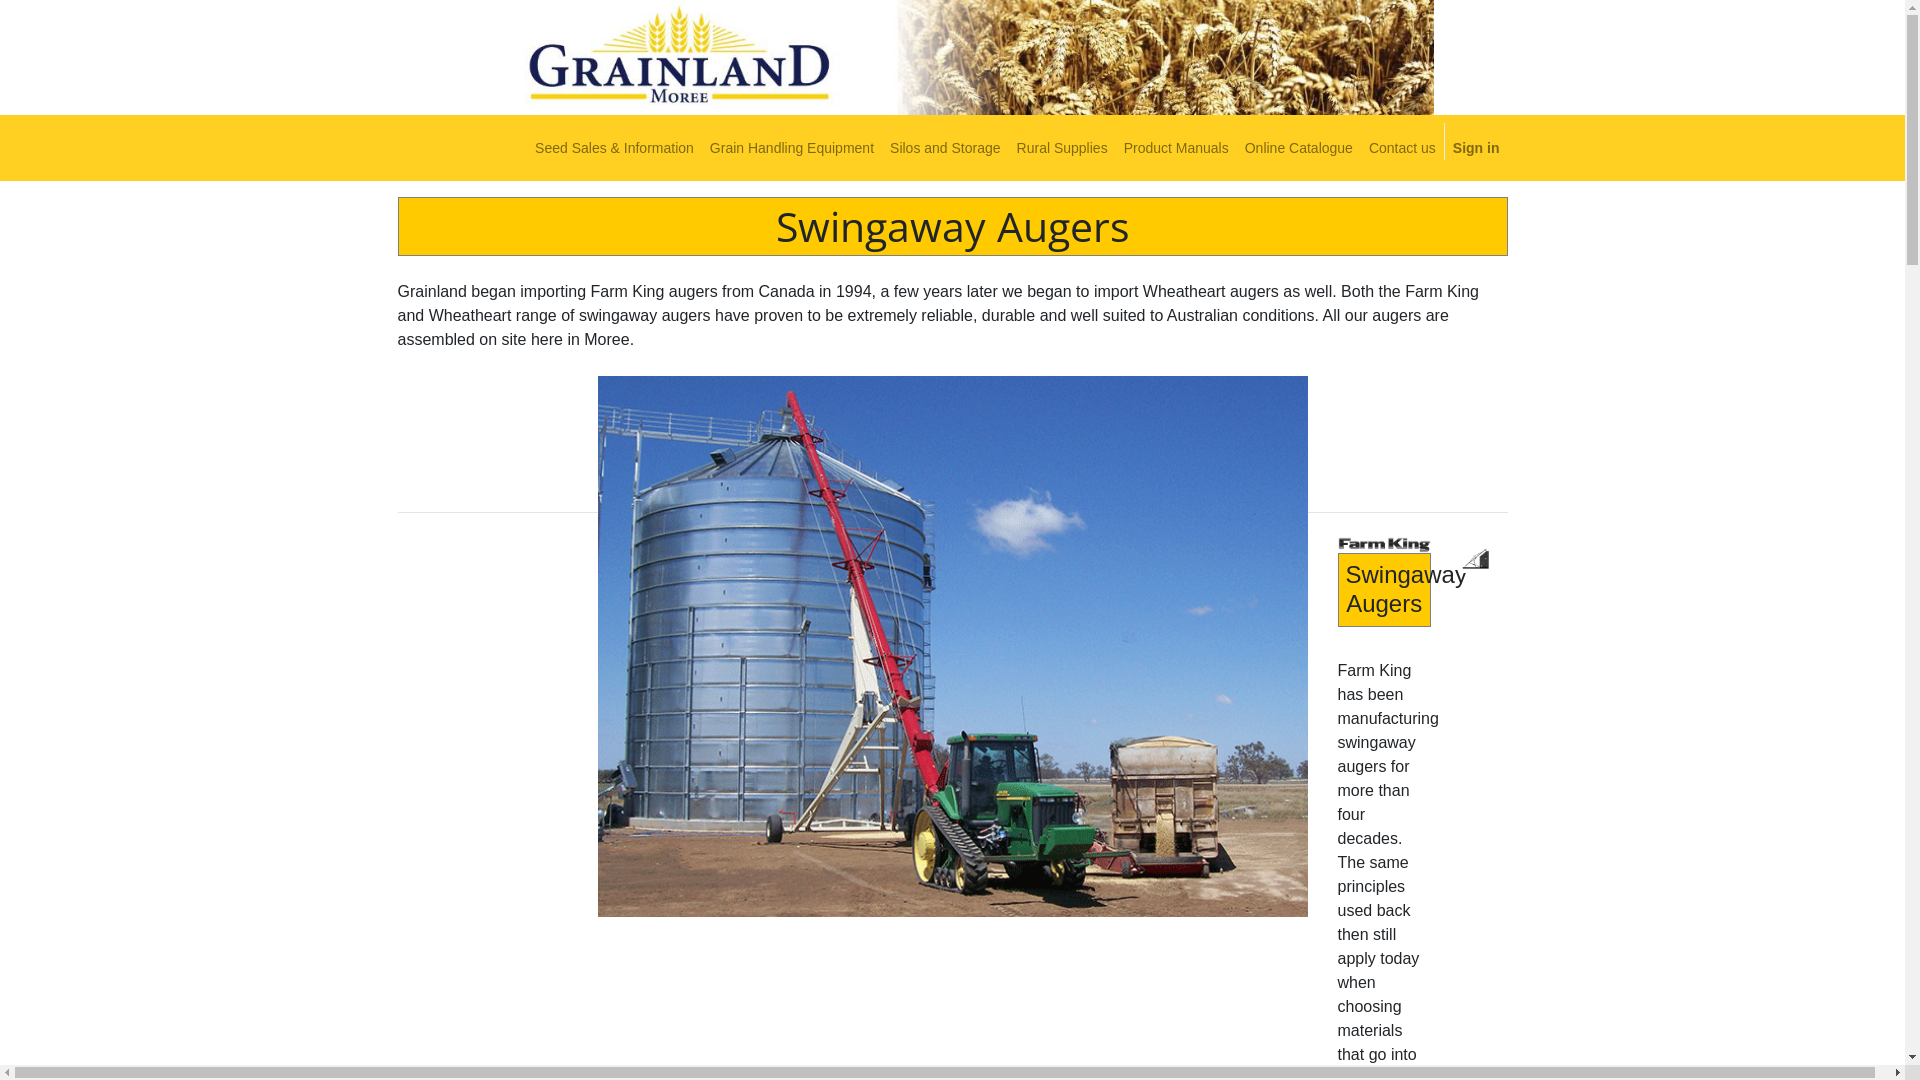  What do you see at coordinates (944, 146) in the screenshot?
I see `'Silos and Storage'` at bounding box center [944, 146].